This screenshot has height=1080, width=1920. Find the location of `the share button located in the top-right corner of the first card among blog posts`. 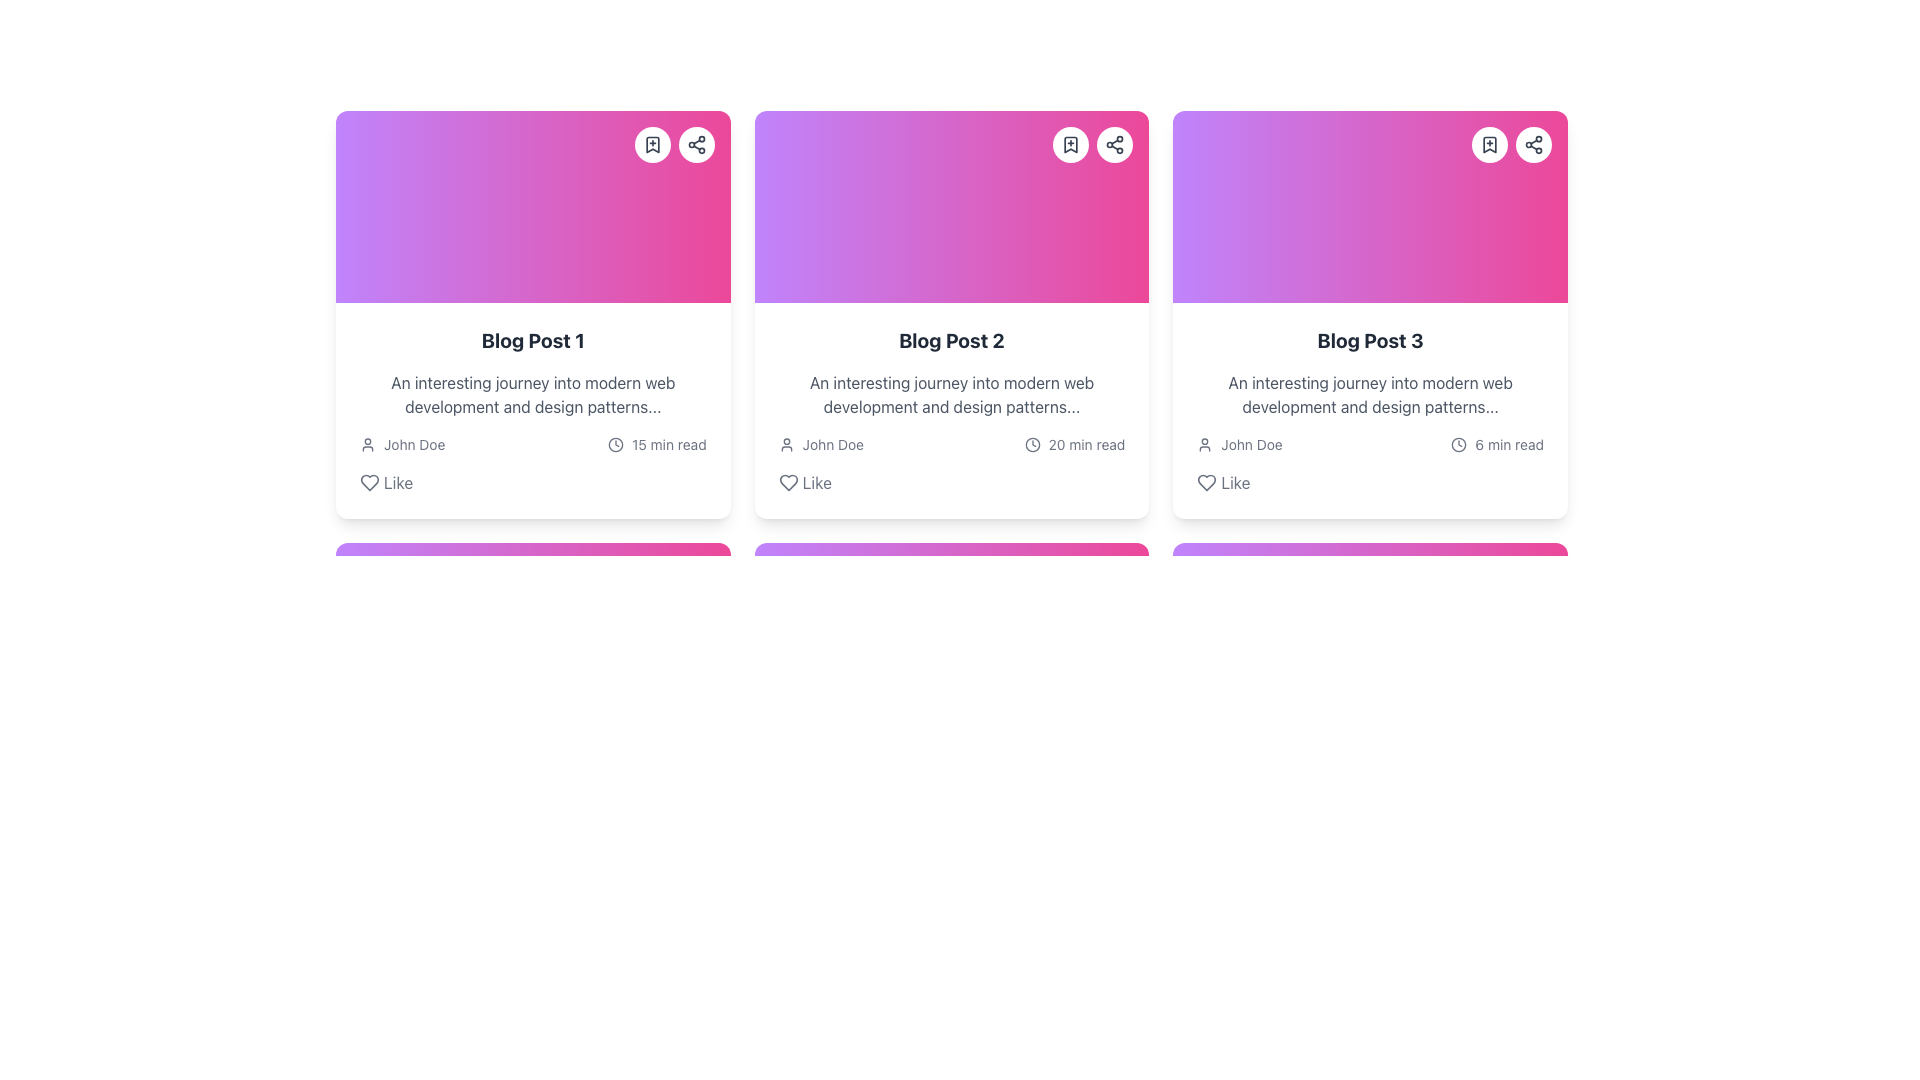

the share button located in the top-right corner of the first card among blog posts is located at coordinates (696, 144).